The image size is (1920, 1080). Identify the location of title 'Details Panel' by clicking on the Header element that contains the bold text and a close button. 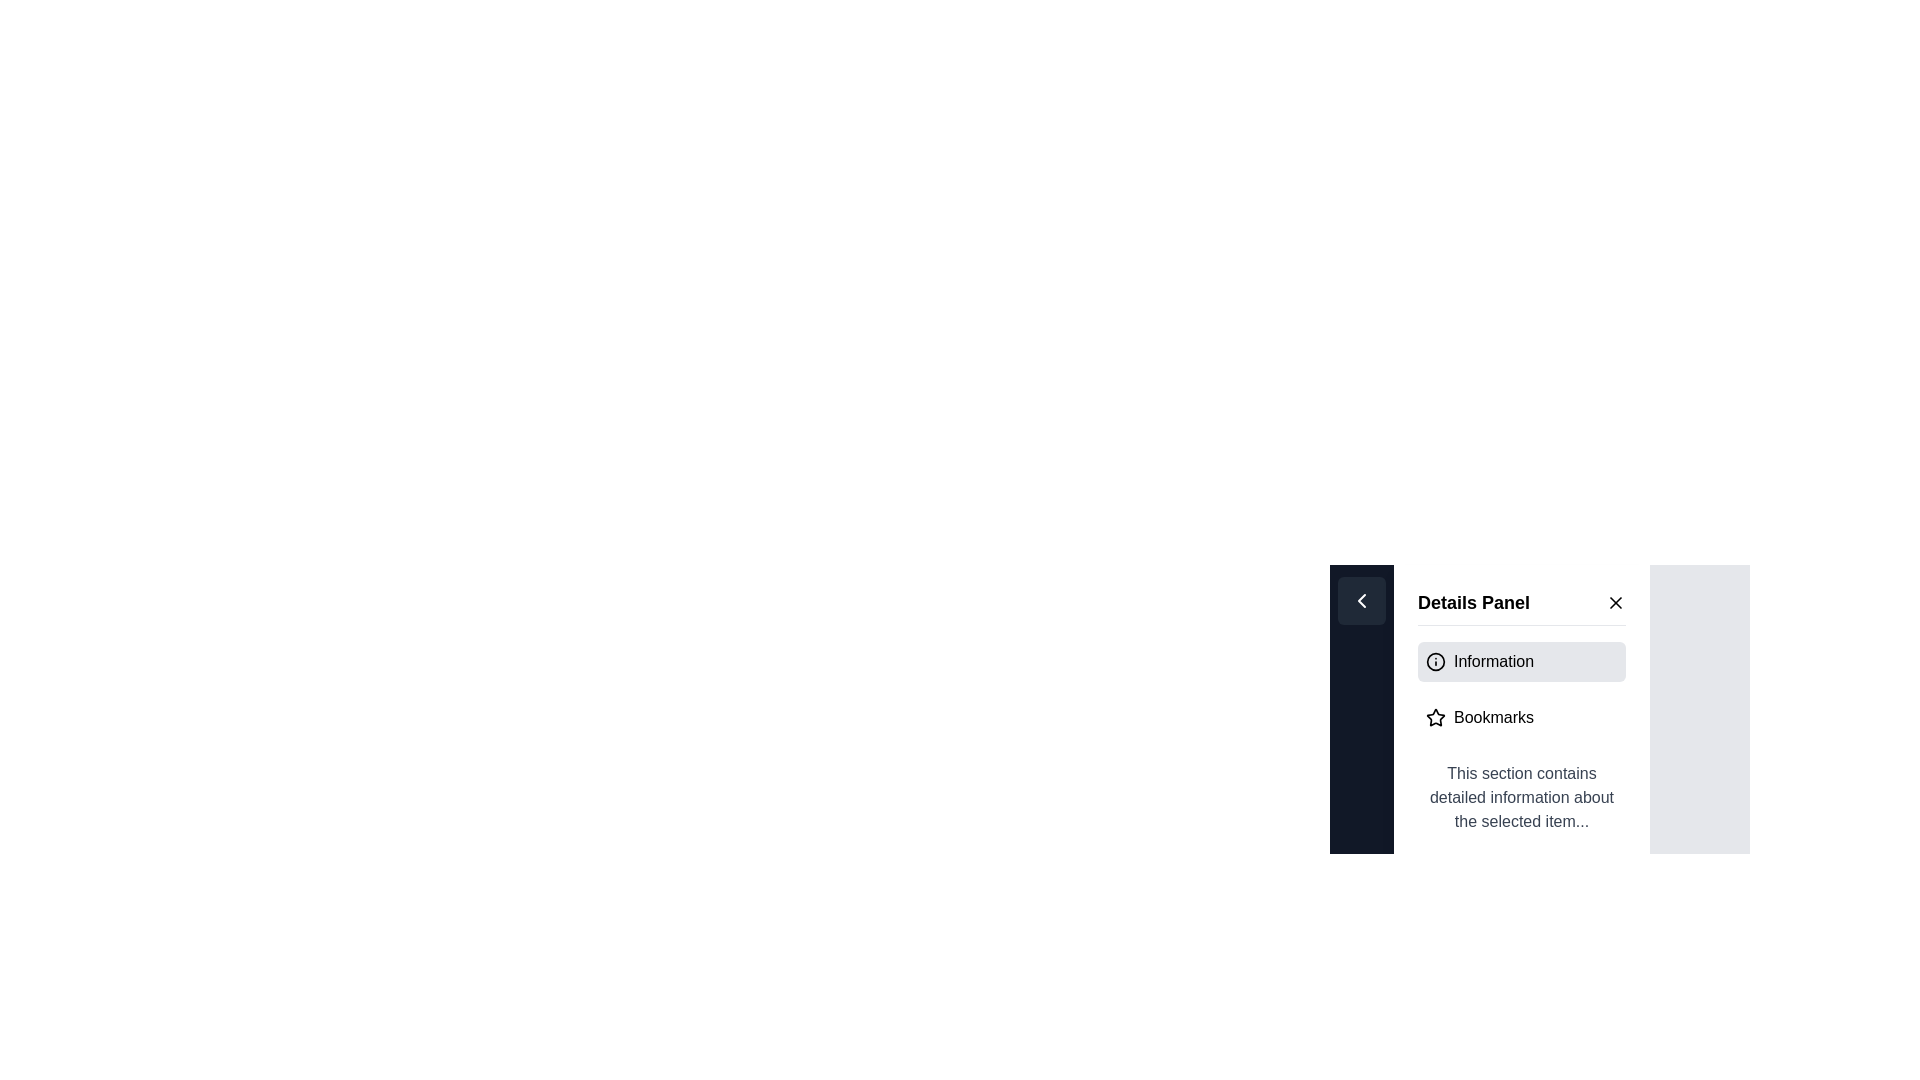
(1520, 606).